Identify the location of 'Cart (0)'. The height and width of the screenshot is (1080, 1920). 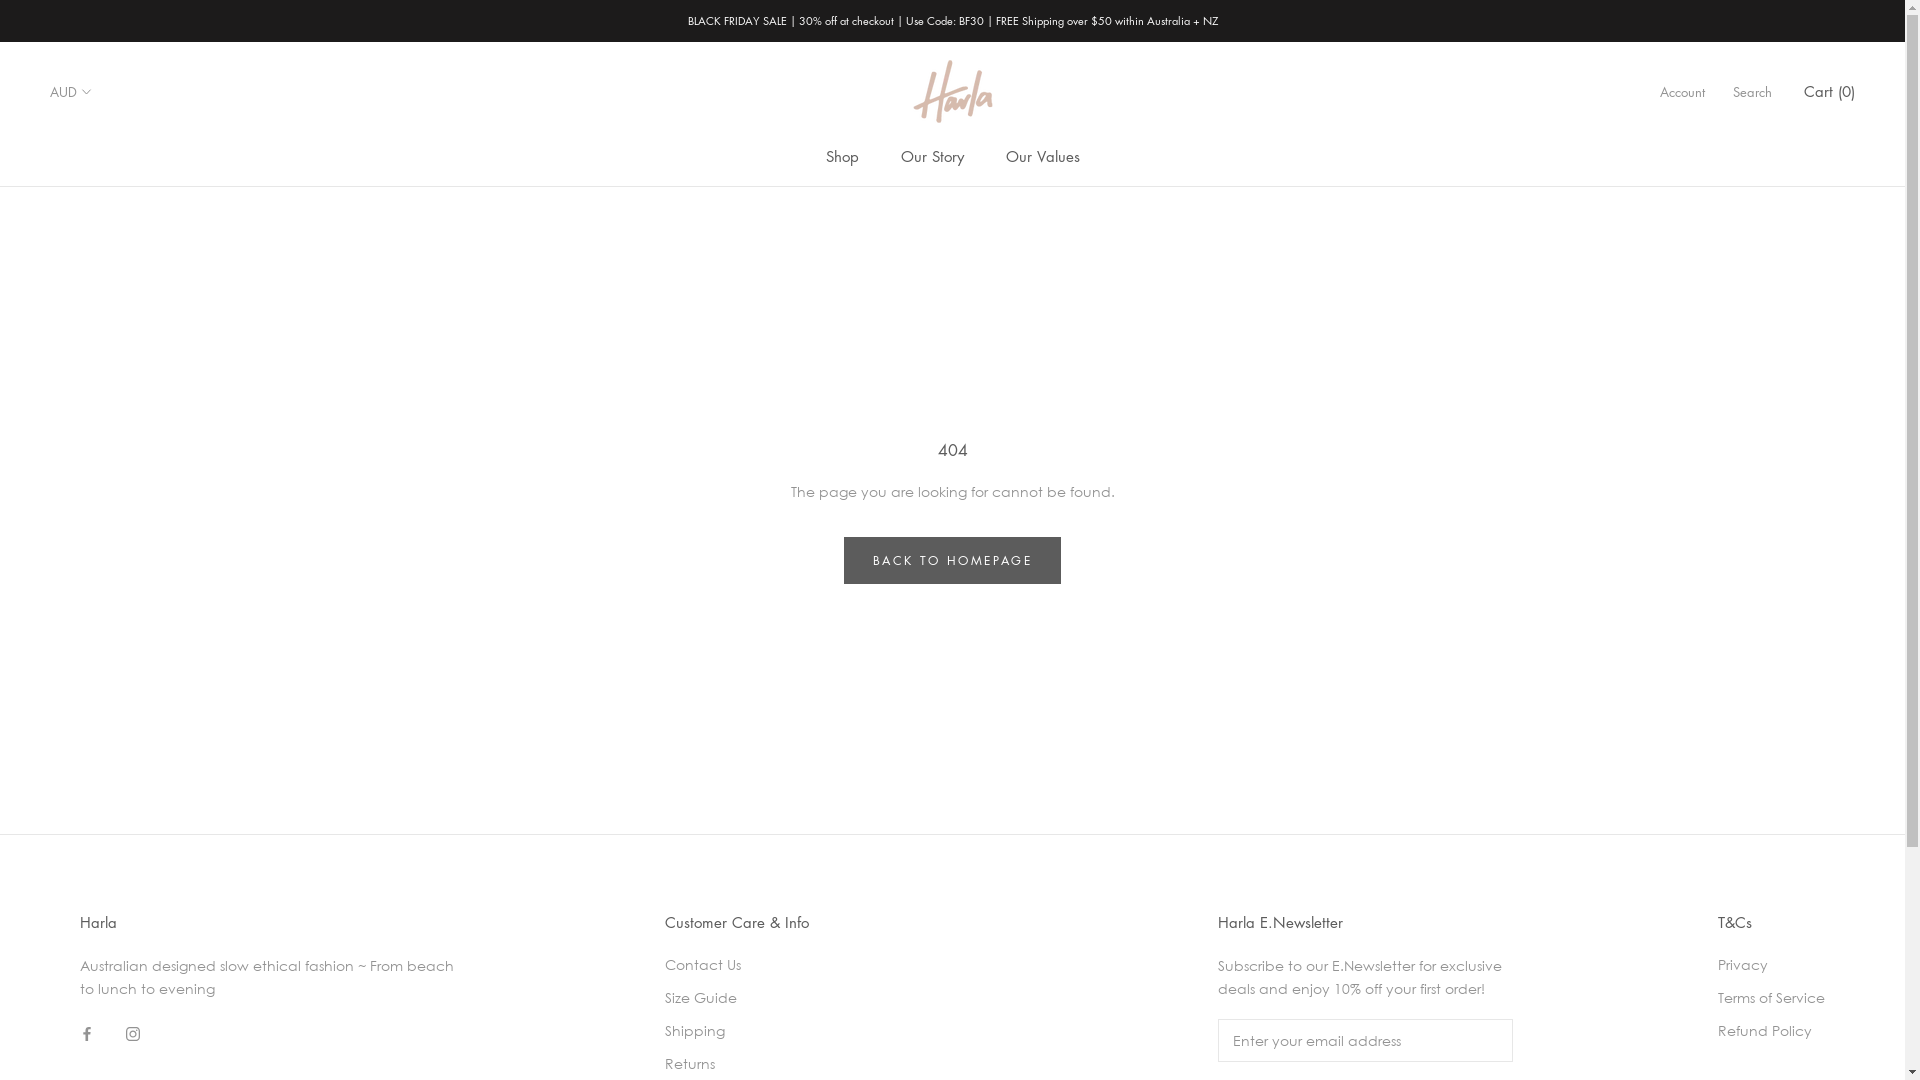
(1829, 91).